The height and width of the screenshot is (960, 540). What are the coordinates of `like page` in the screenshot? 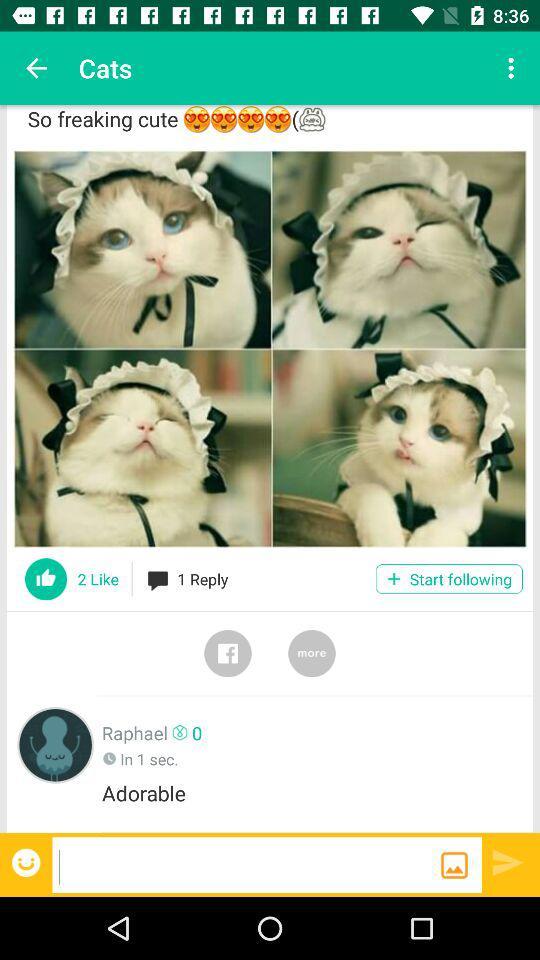 It's located at (46, 579).